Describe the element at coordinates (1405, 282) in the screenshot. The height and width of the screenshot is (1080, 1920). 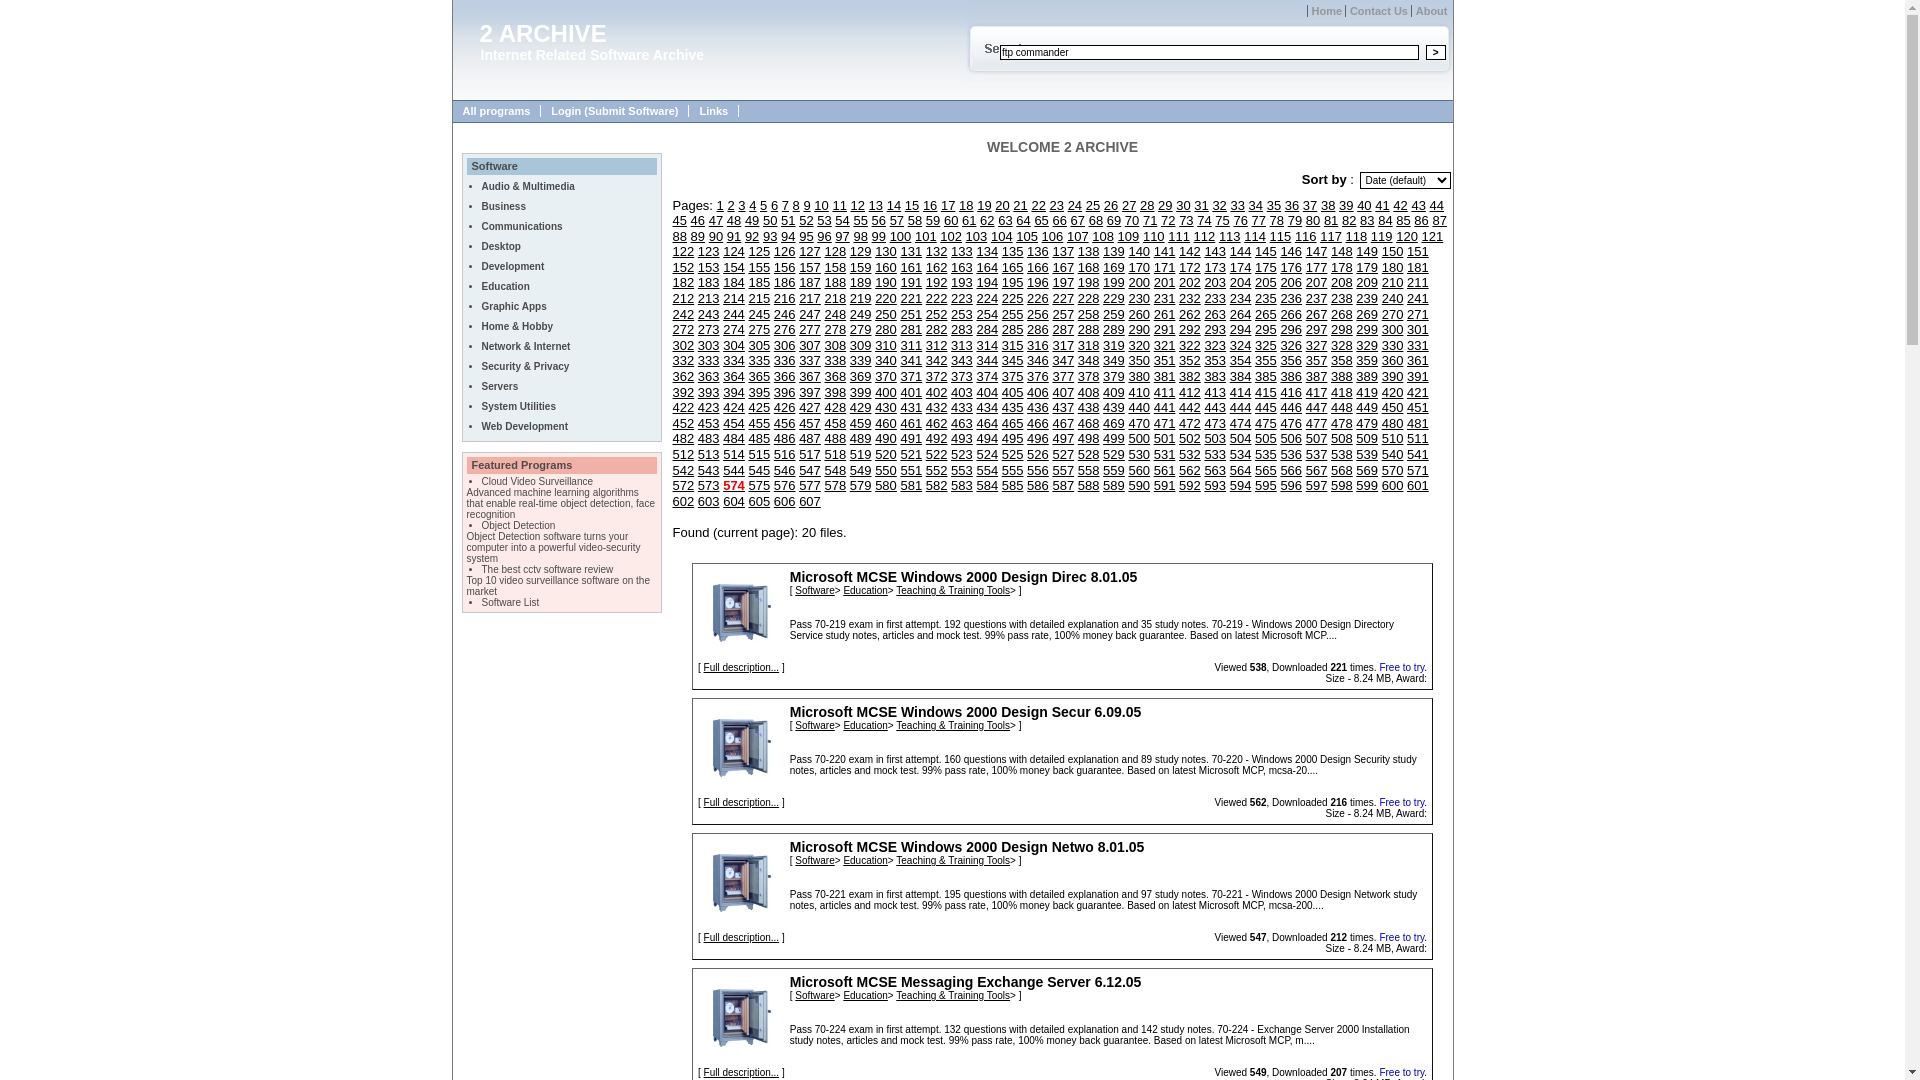
I see `'211'` at that location.